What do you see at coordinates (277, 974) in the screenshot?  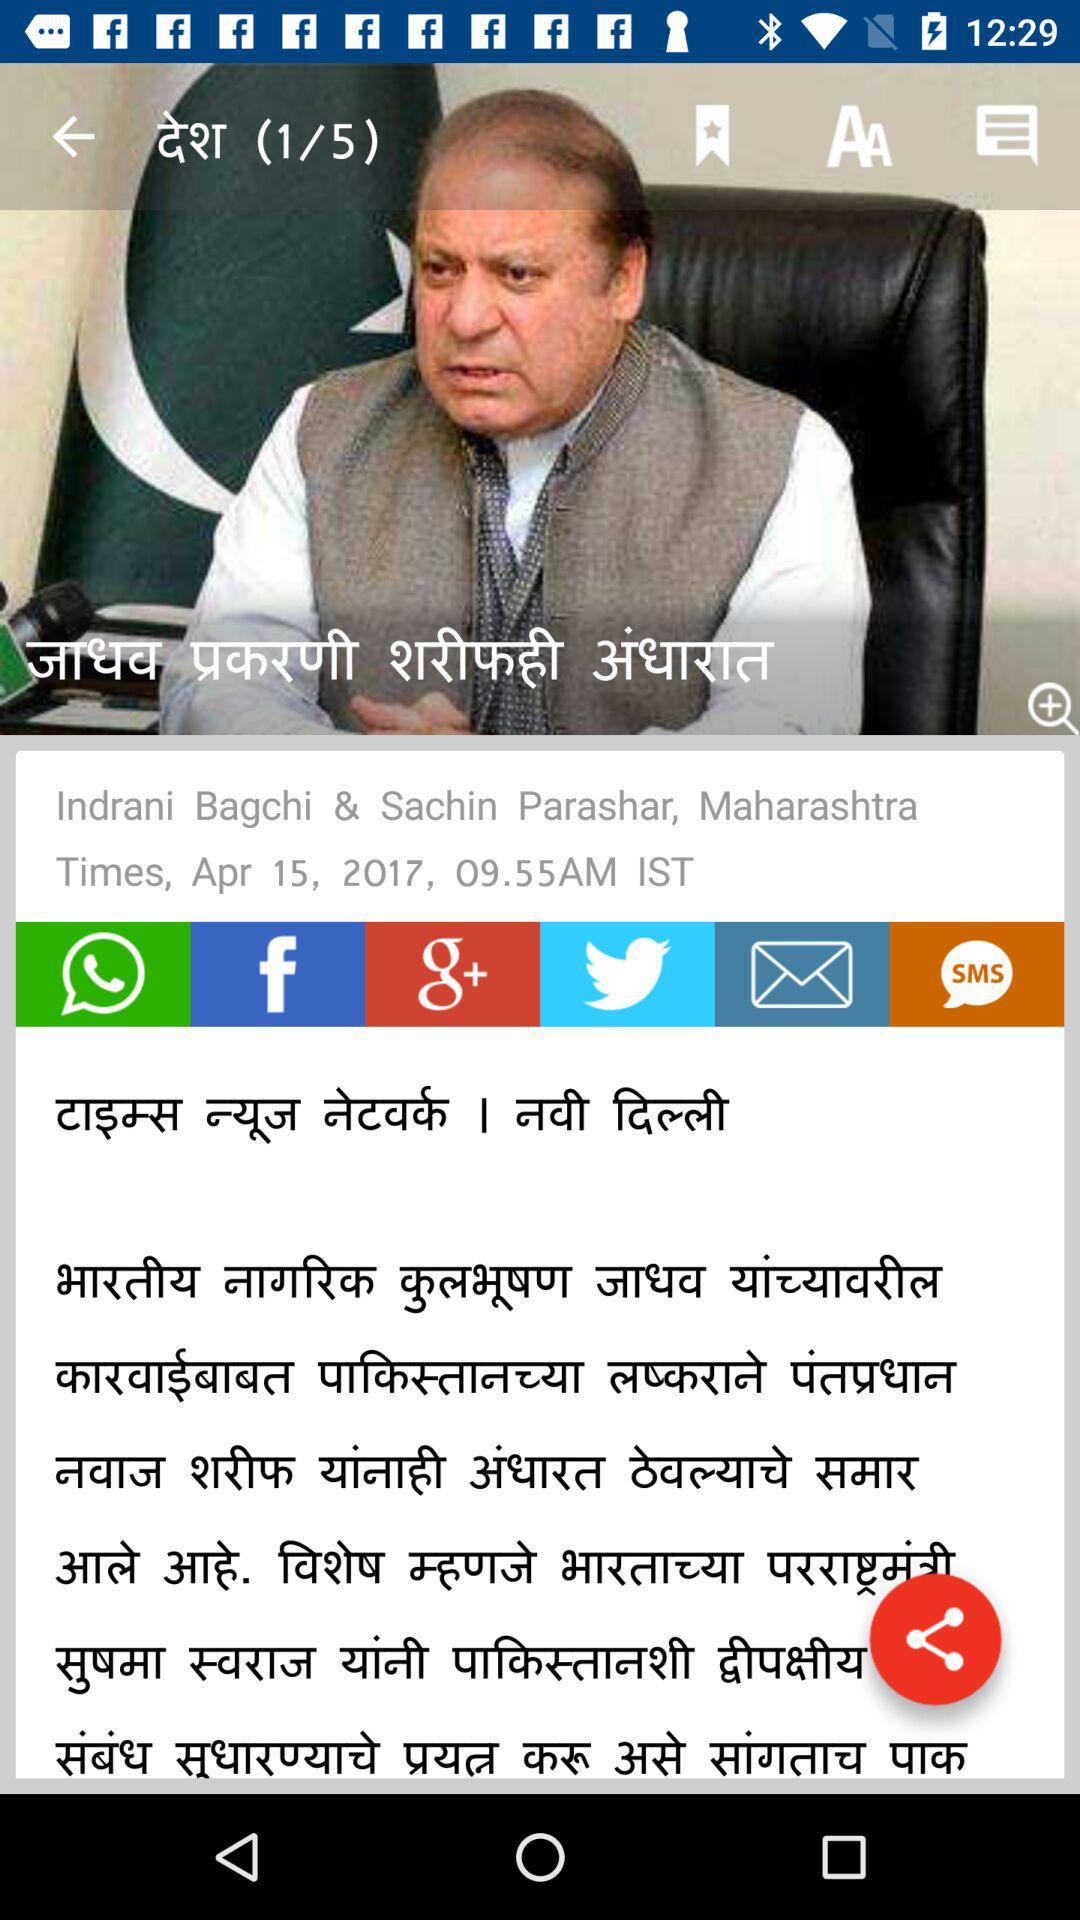 I see `share in facebook` at bounding box center [277, 974].